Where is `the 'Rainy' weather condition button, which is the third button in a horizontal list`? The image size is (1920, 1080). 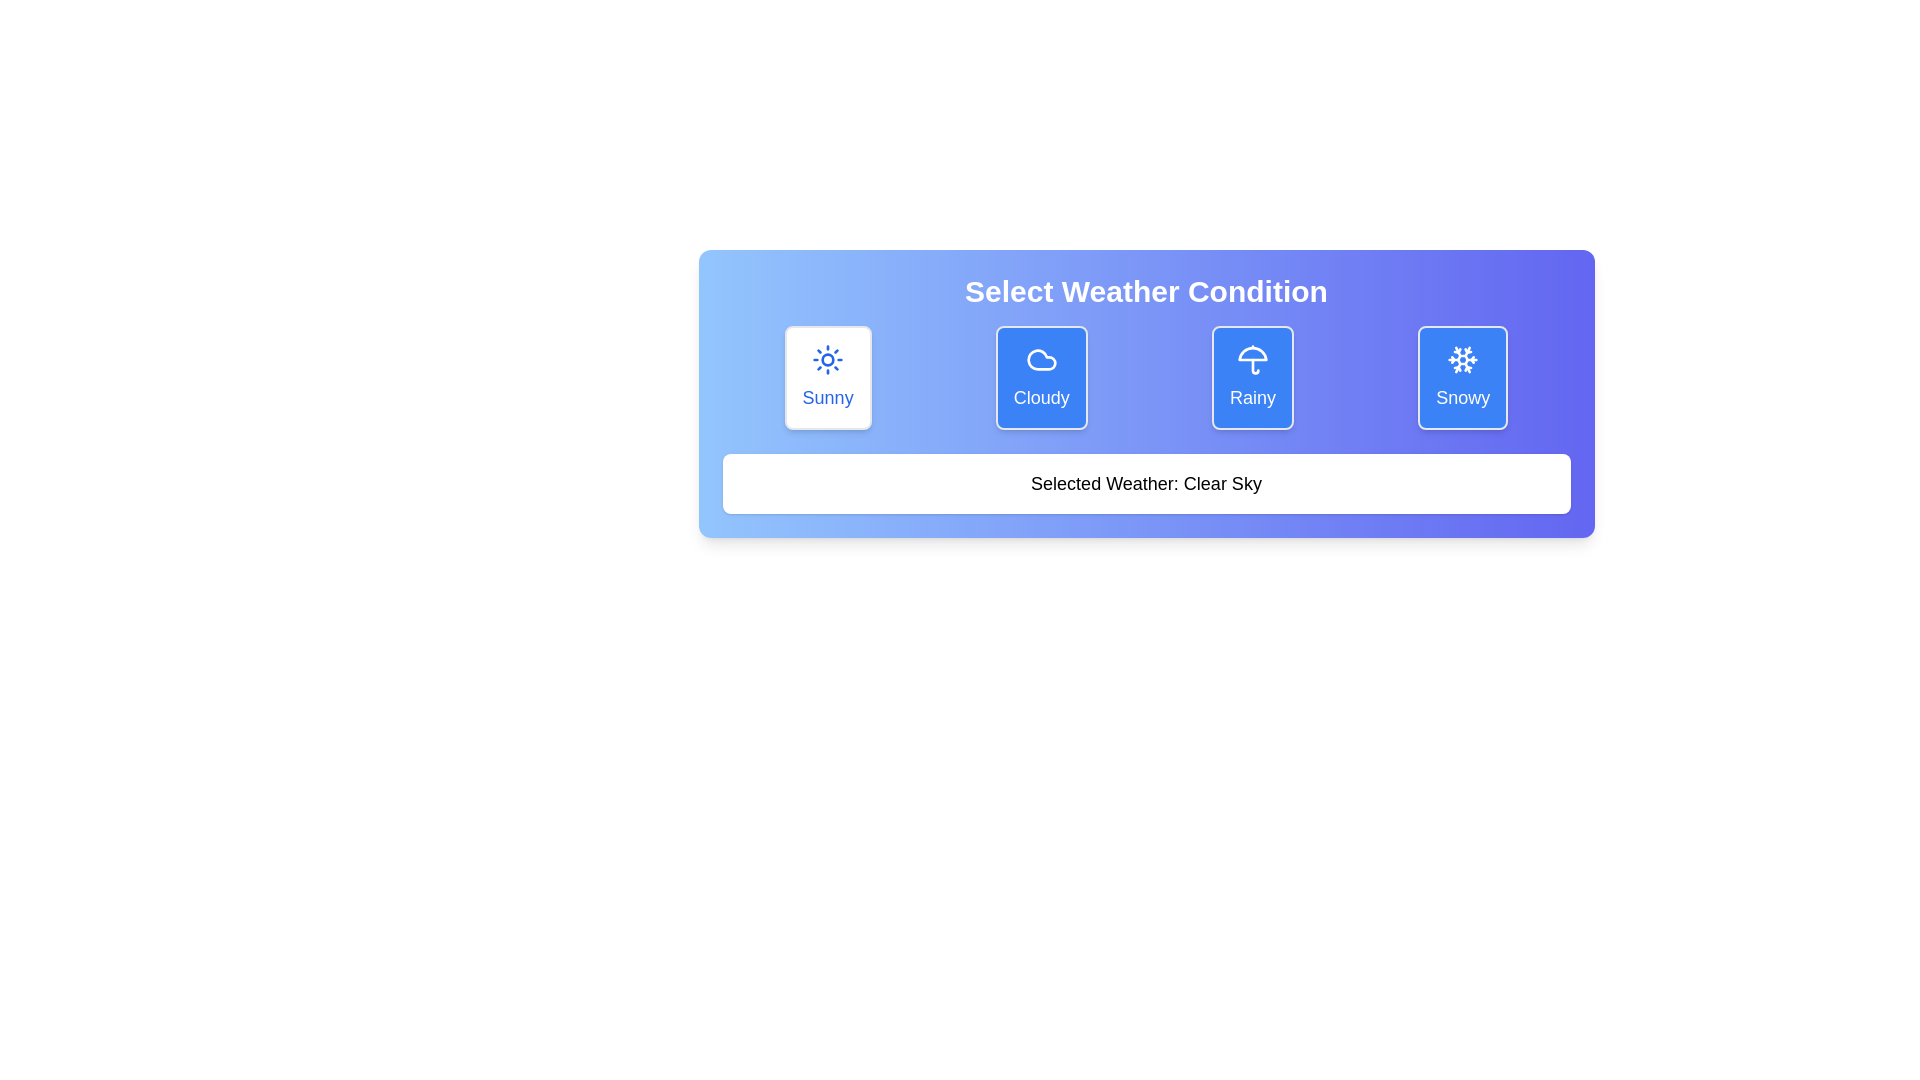
the 'Rainy' weather condition button, which is the third button in a horizontal list is located at coordinates (1252, 378).